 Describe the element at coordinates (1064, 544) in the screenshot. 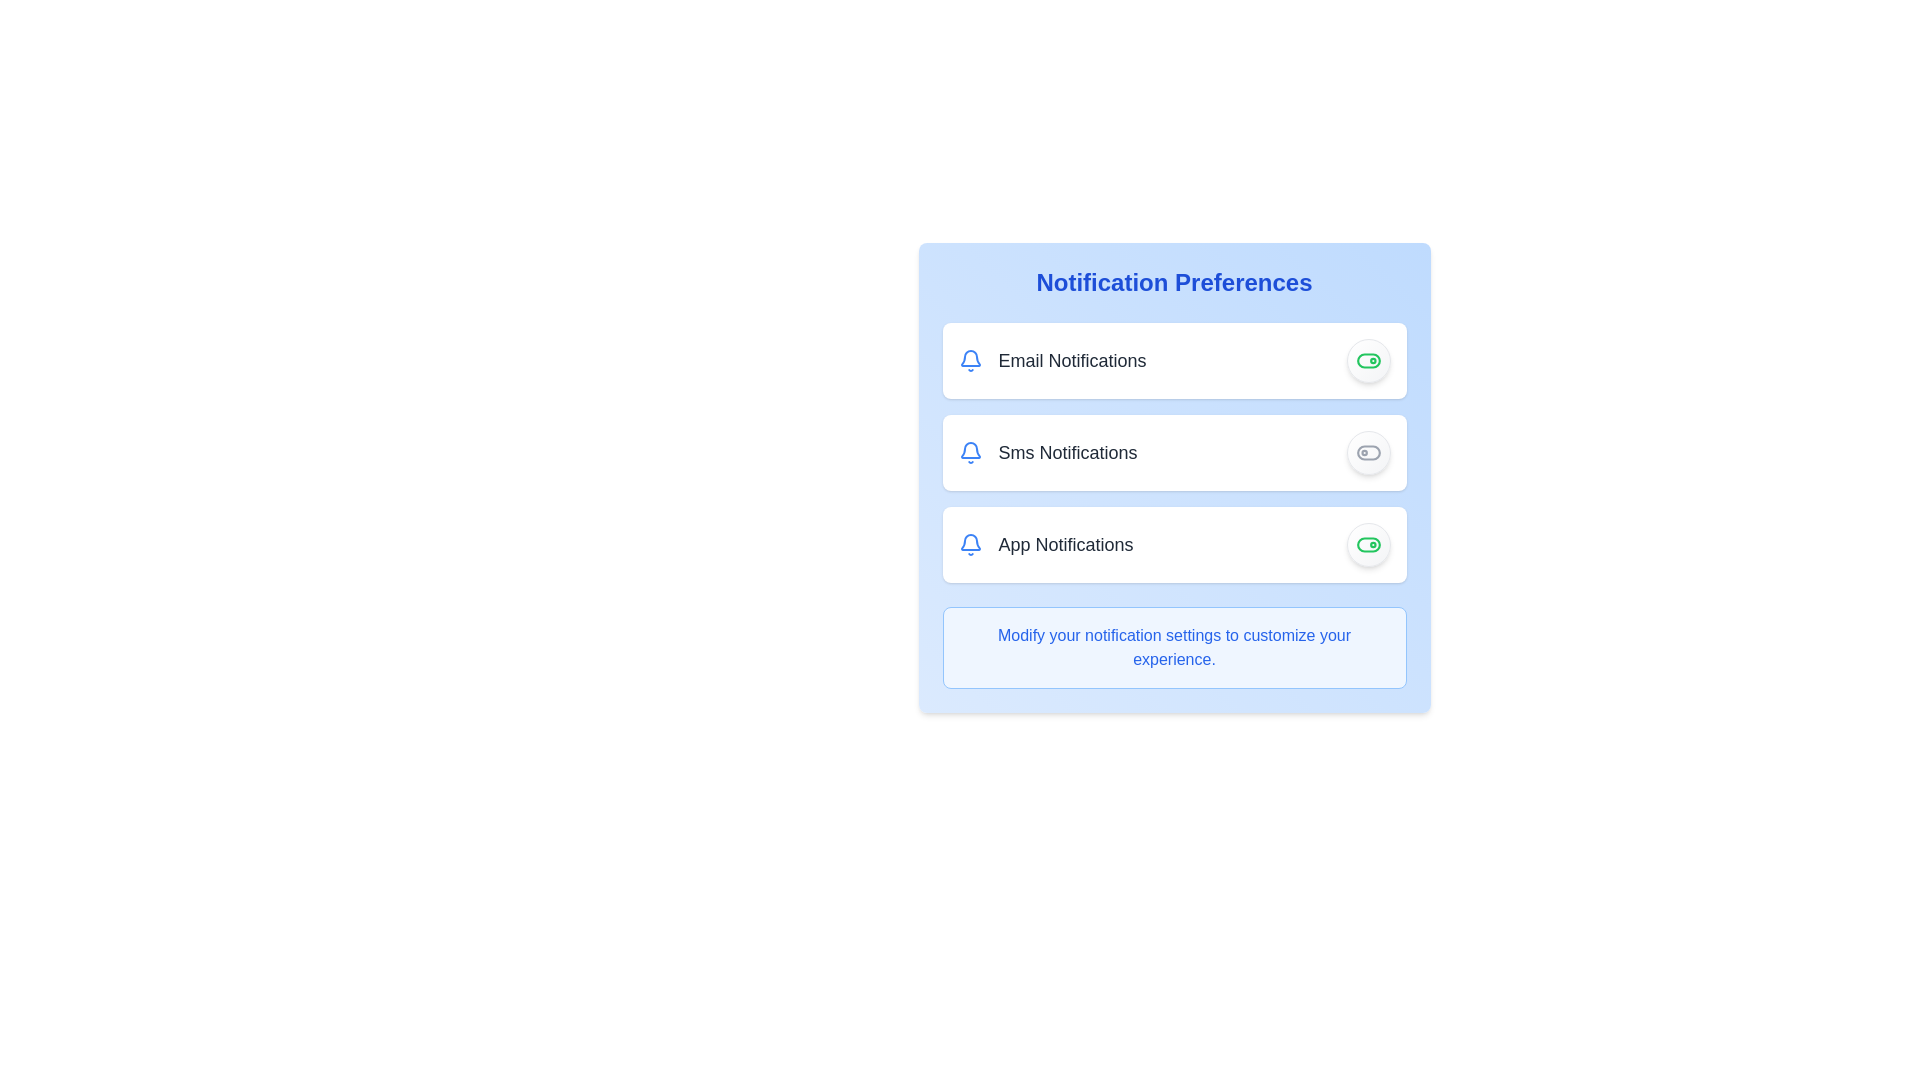

I see `the 'App Notifications' label, which is styled in larger, bold gray text and is the third label in the notification settings interface` at that location.